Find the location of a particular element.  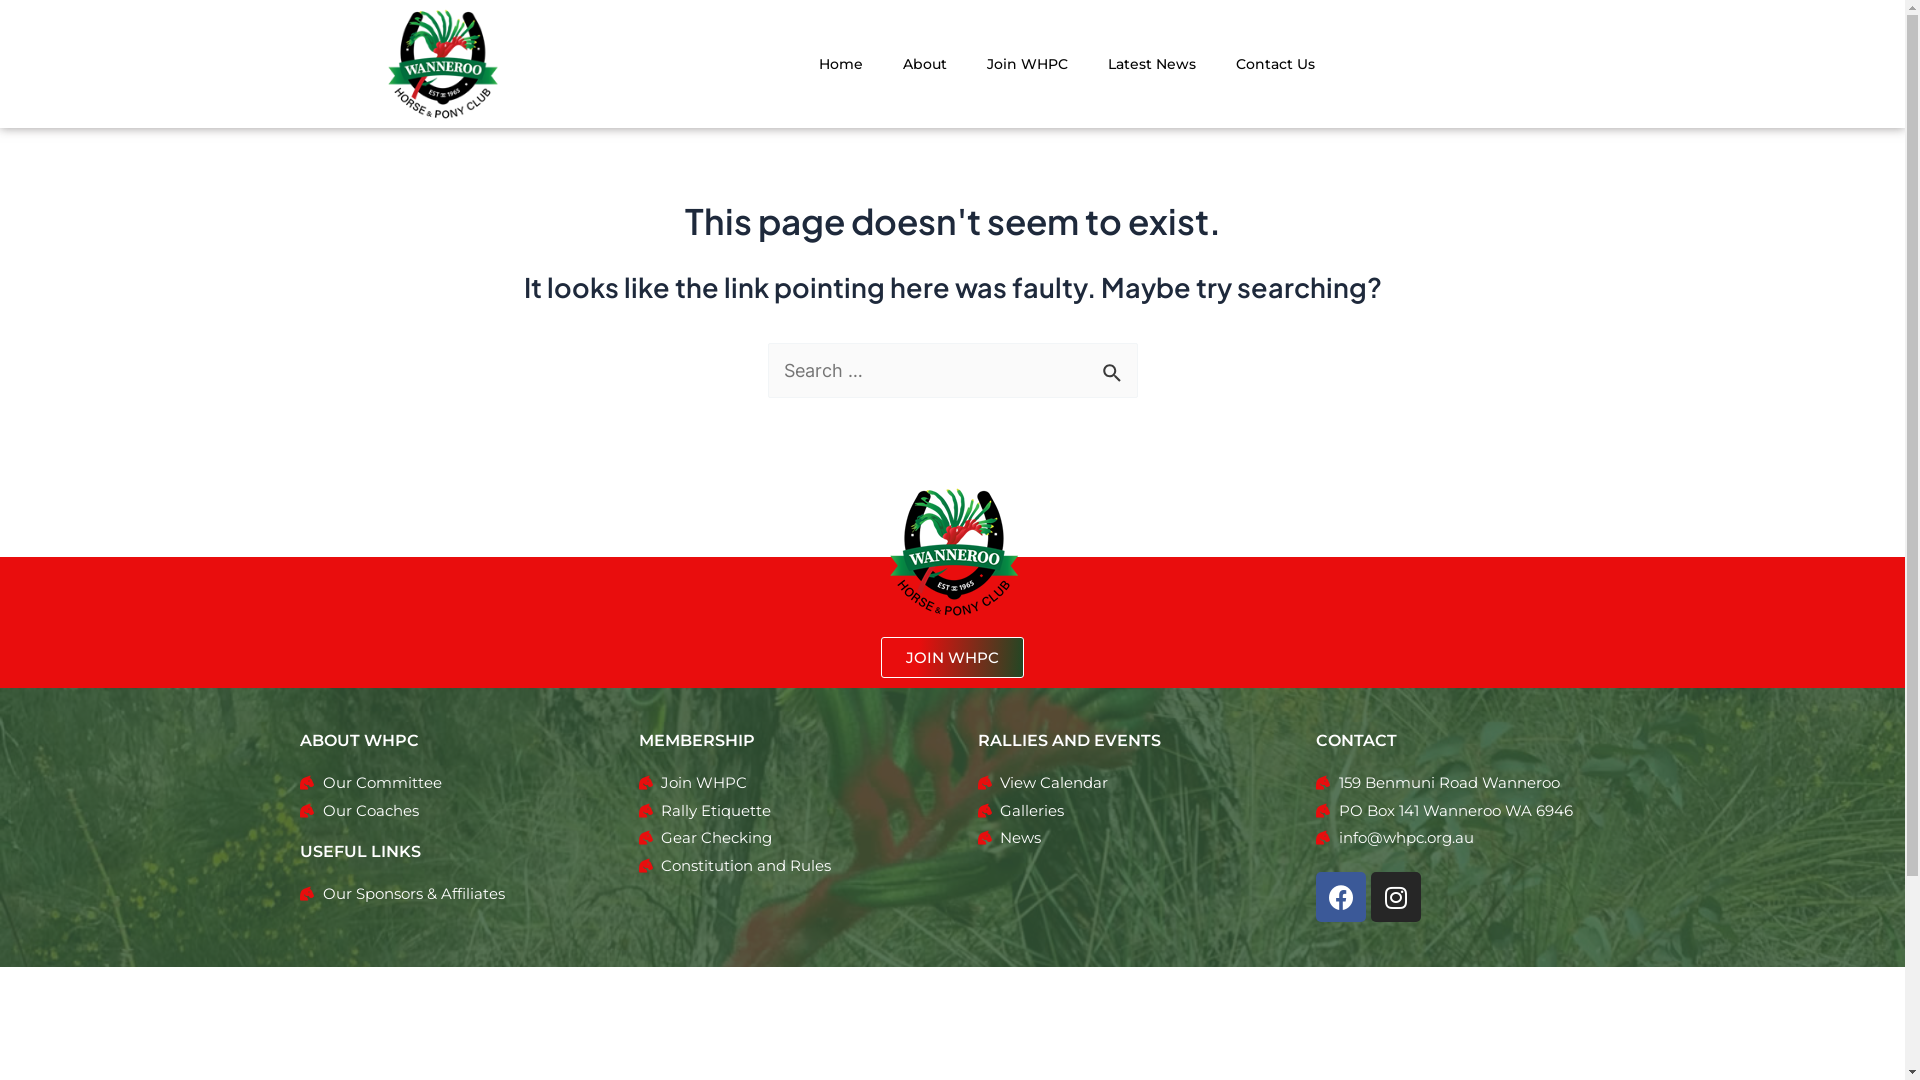

'Facebook' is located at coordinates (1340, 896).